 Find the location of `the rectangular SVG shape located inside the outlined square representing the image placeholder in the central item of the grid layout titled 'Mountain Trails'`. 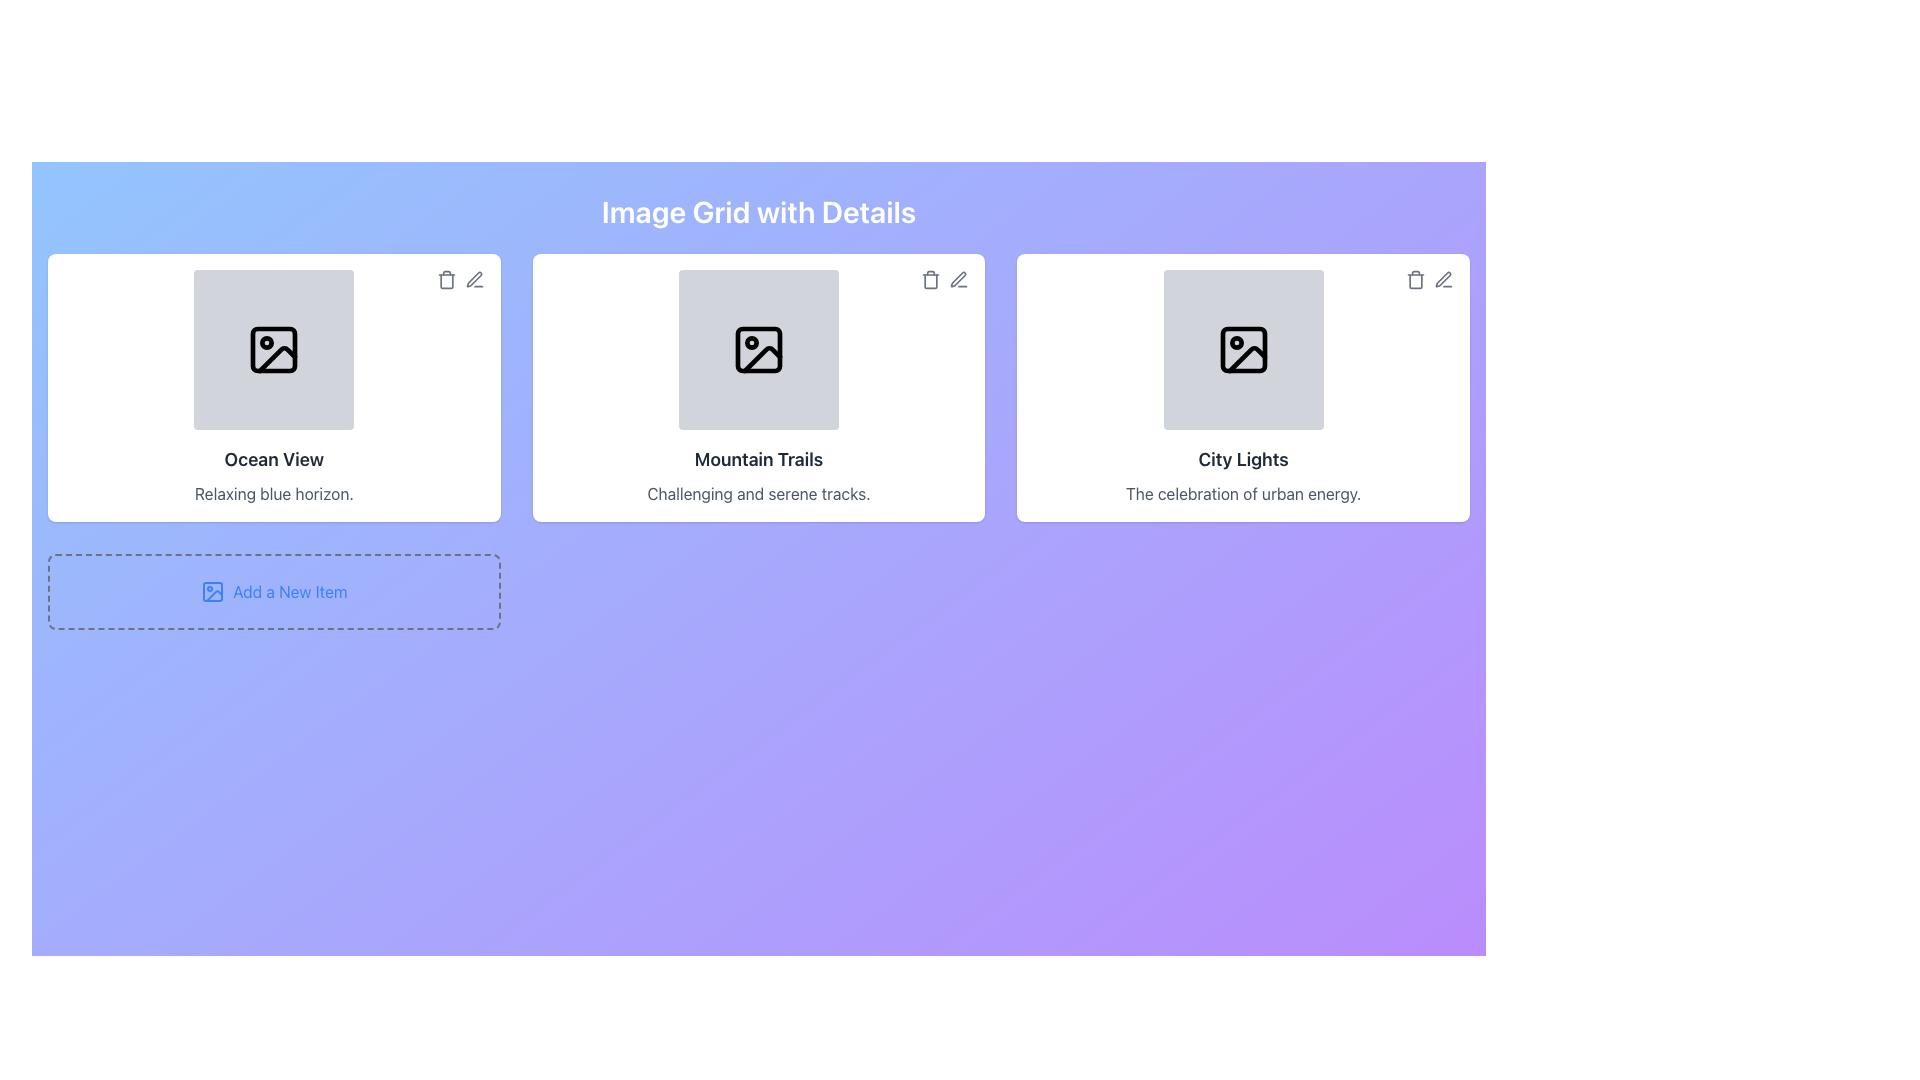

the rectangular SVG shape located inside the outlined square representing the image placeholder in the central item of the grid layout titled 'Mountain Trails' is located at coordinates (757, 349).